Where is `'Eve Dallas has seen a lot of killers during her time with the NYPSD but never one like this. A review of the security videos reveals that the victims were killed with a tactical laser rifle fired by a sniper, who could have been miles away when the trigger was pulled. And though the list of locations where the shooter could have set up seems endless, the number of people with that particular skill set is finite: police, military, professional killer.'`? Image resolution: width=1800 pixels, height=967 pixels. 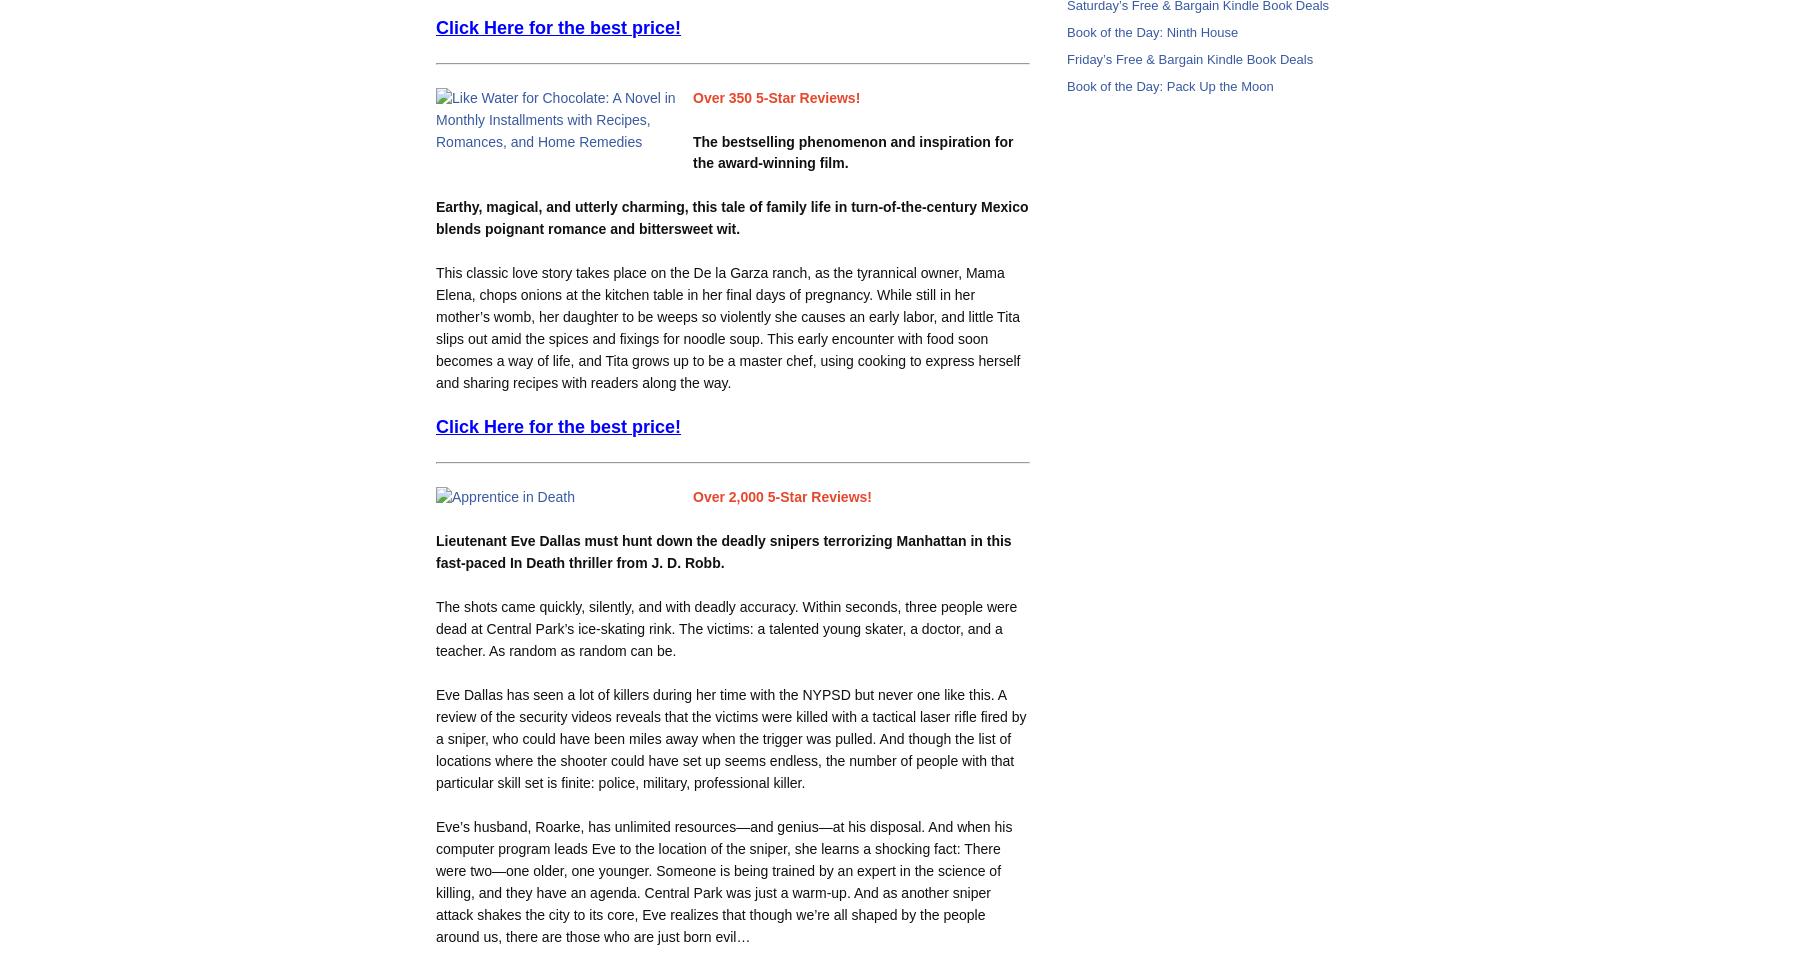 'Eve Dallas has seen a lot of killers during her time with the NYPSD but never one like this. A review of the security videos reveals that the victims were killed with a tactical laser rifle fired by a sniper, who could have been miles away when the trigger was pulled. And though the list of locations where the shooter could have set up seems endless, the number of people with that particular skill set is finite: police, military, professional killer.' is located at coordinates (729, 737).